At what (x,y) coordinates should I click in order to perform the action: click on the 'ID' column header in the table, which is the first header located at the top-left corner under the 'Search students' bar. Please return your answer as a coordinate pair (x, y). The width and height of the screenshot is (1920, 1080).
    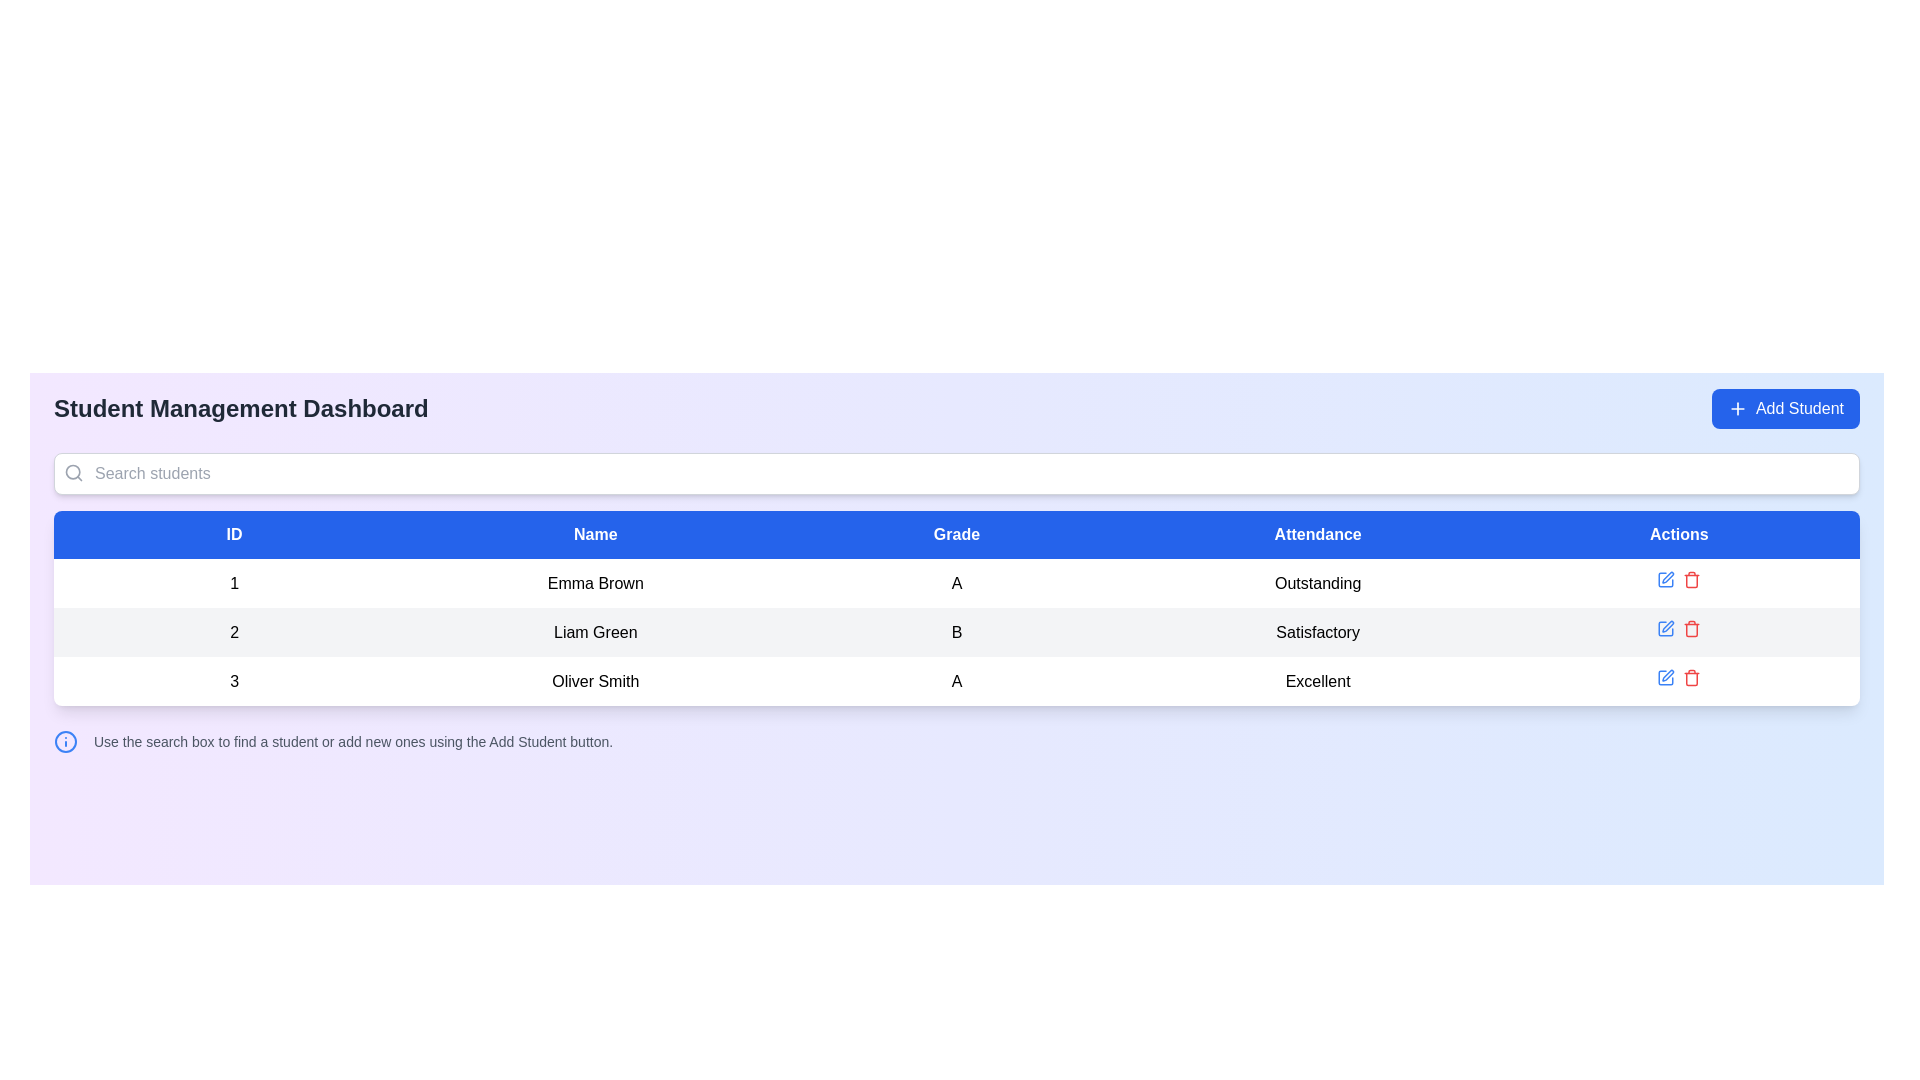
    Looking at the image, I should click on (234, 534).